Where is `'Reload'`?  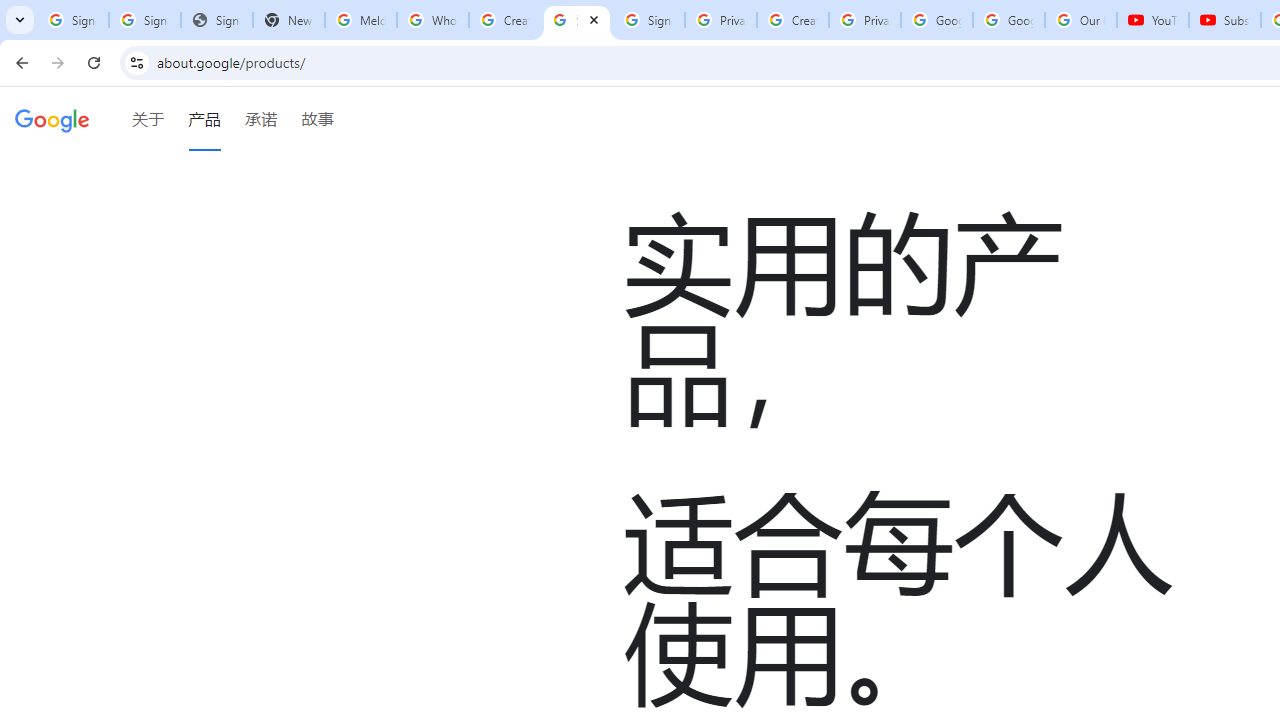
'Reload' is located at coordinates (93, 61).